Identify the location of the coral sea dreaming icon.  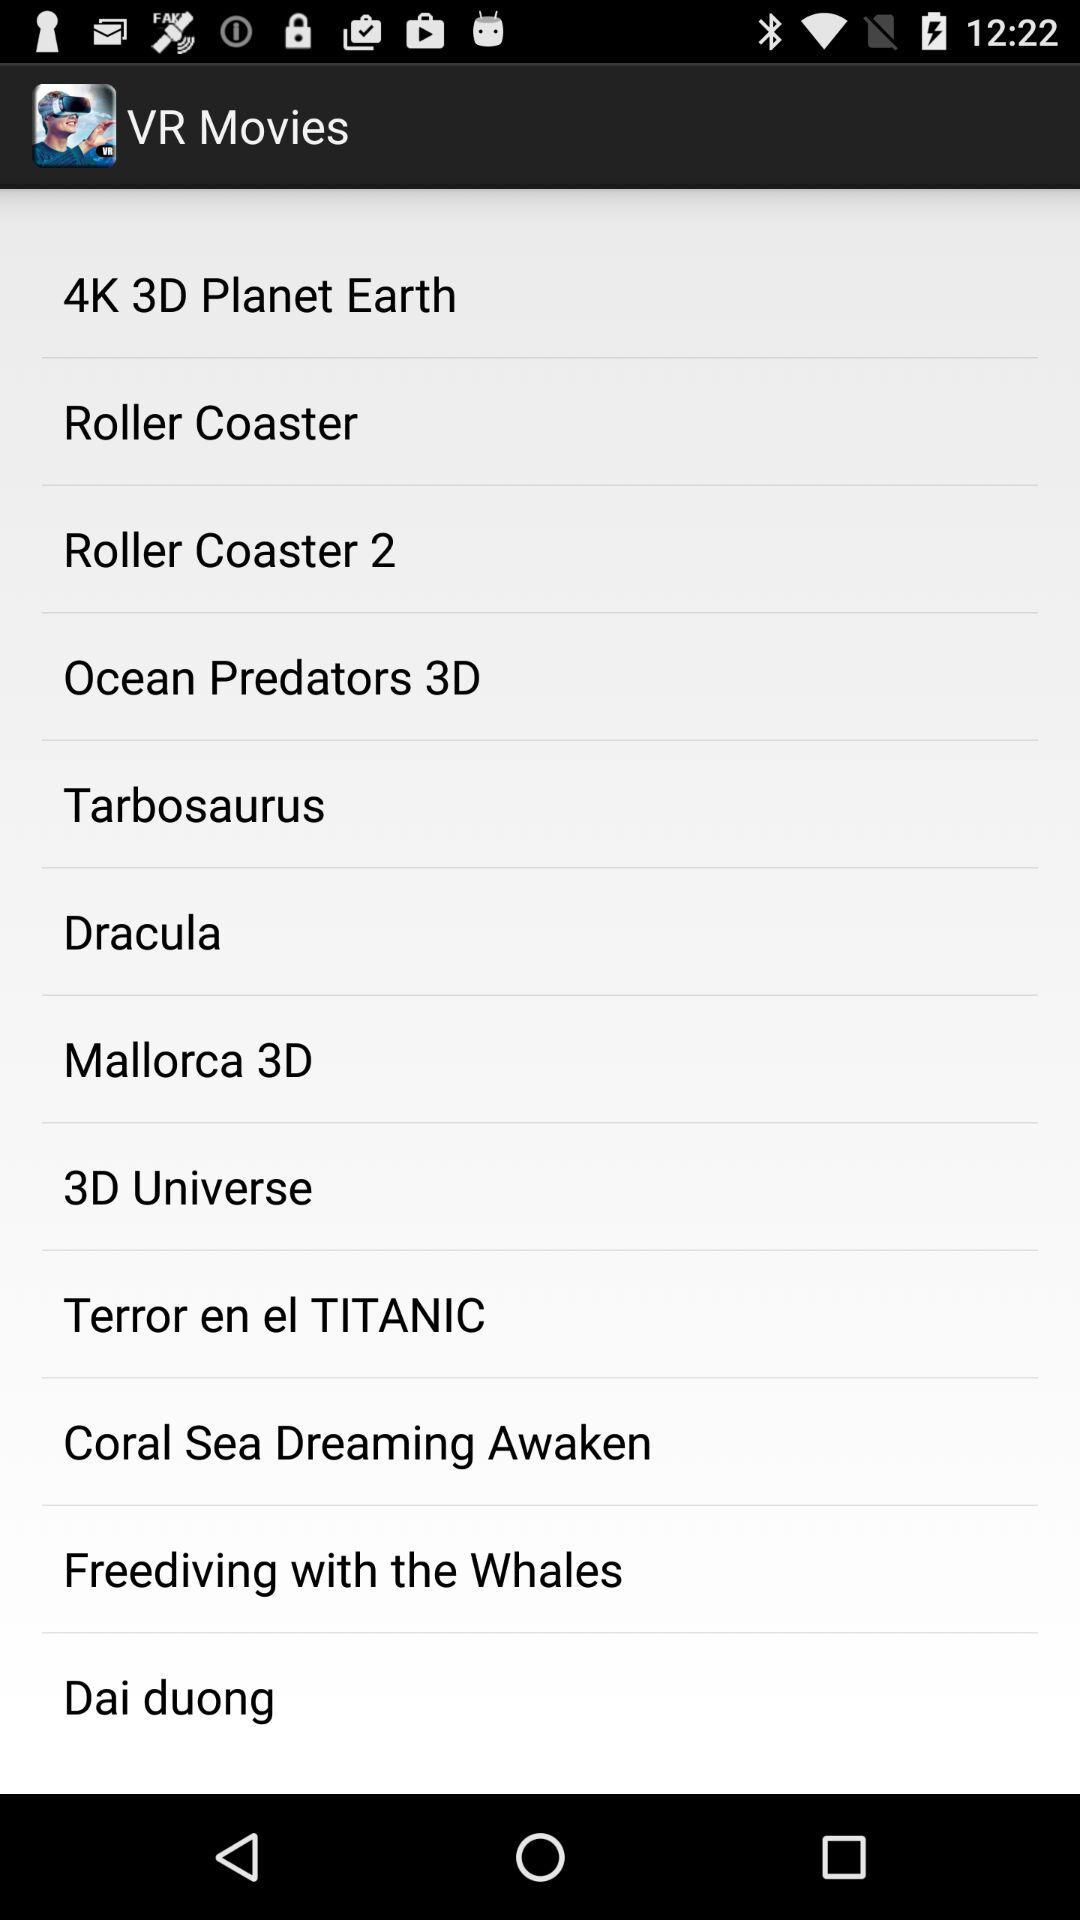
(540, 1441).